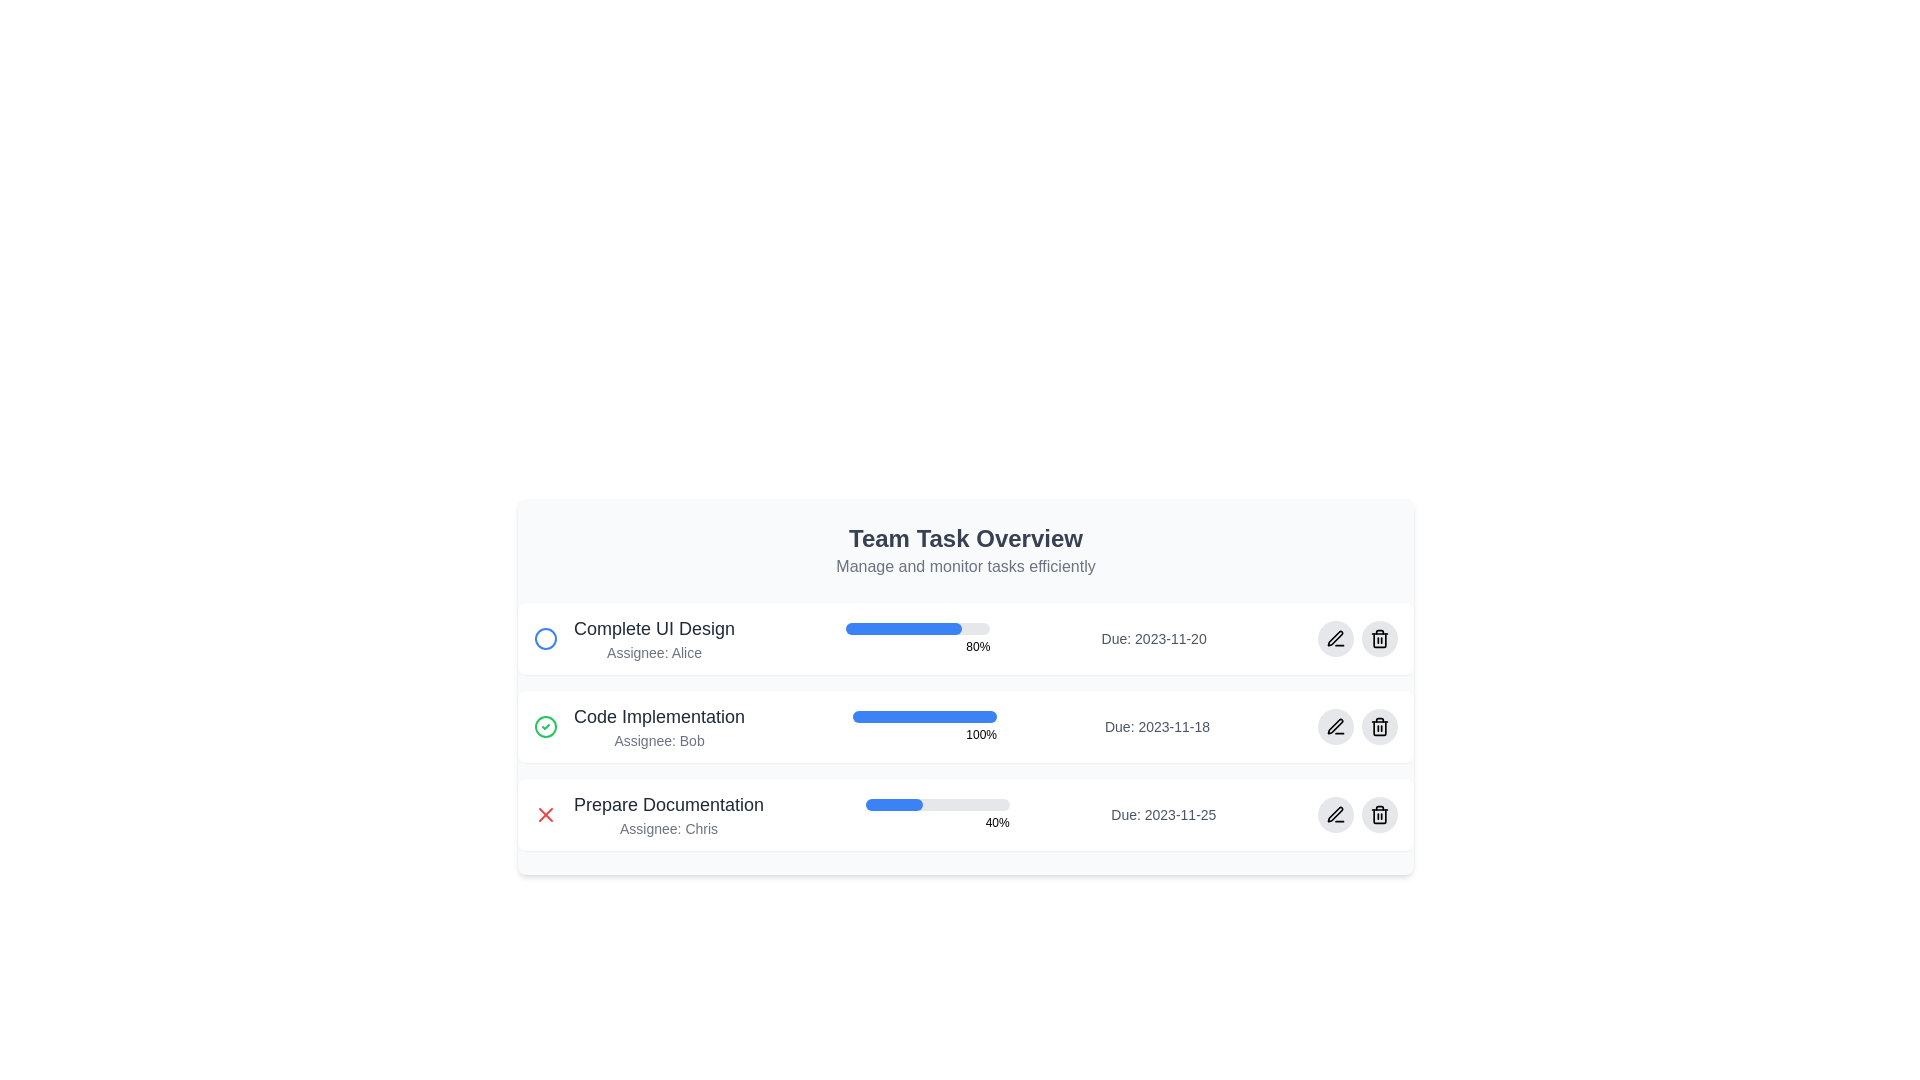 The height and width of the screenshot is (1080, 1920). I want to click on the first progress bar in the vertical list of task descriptions, located adjacent to the right of 'Complete UI Design' and left of the due date, so click(917, 627).